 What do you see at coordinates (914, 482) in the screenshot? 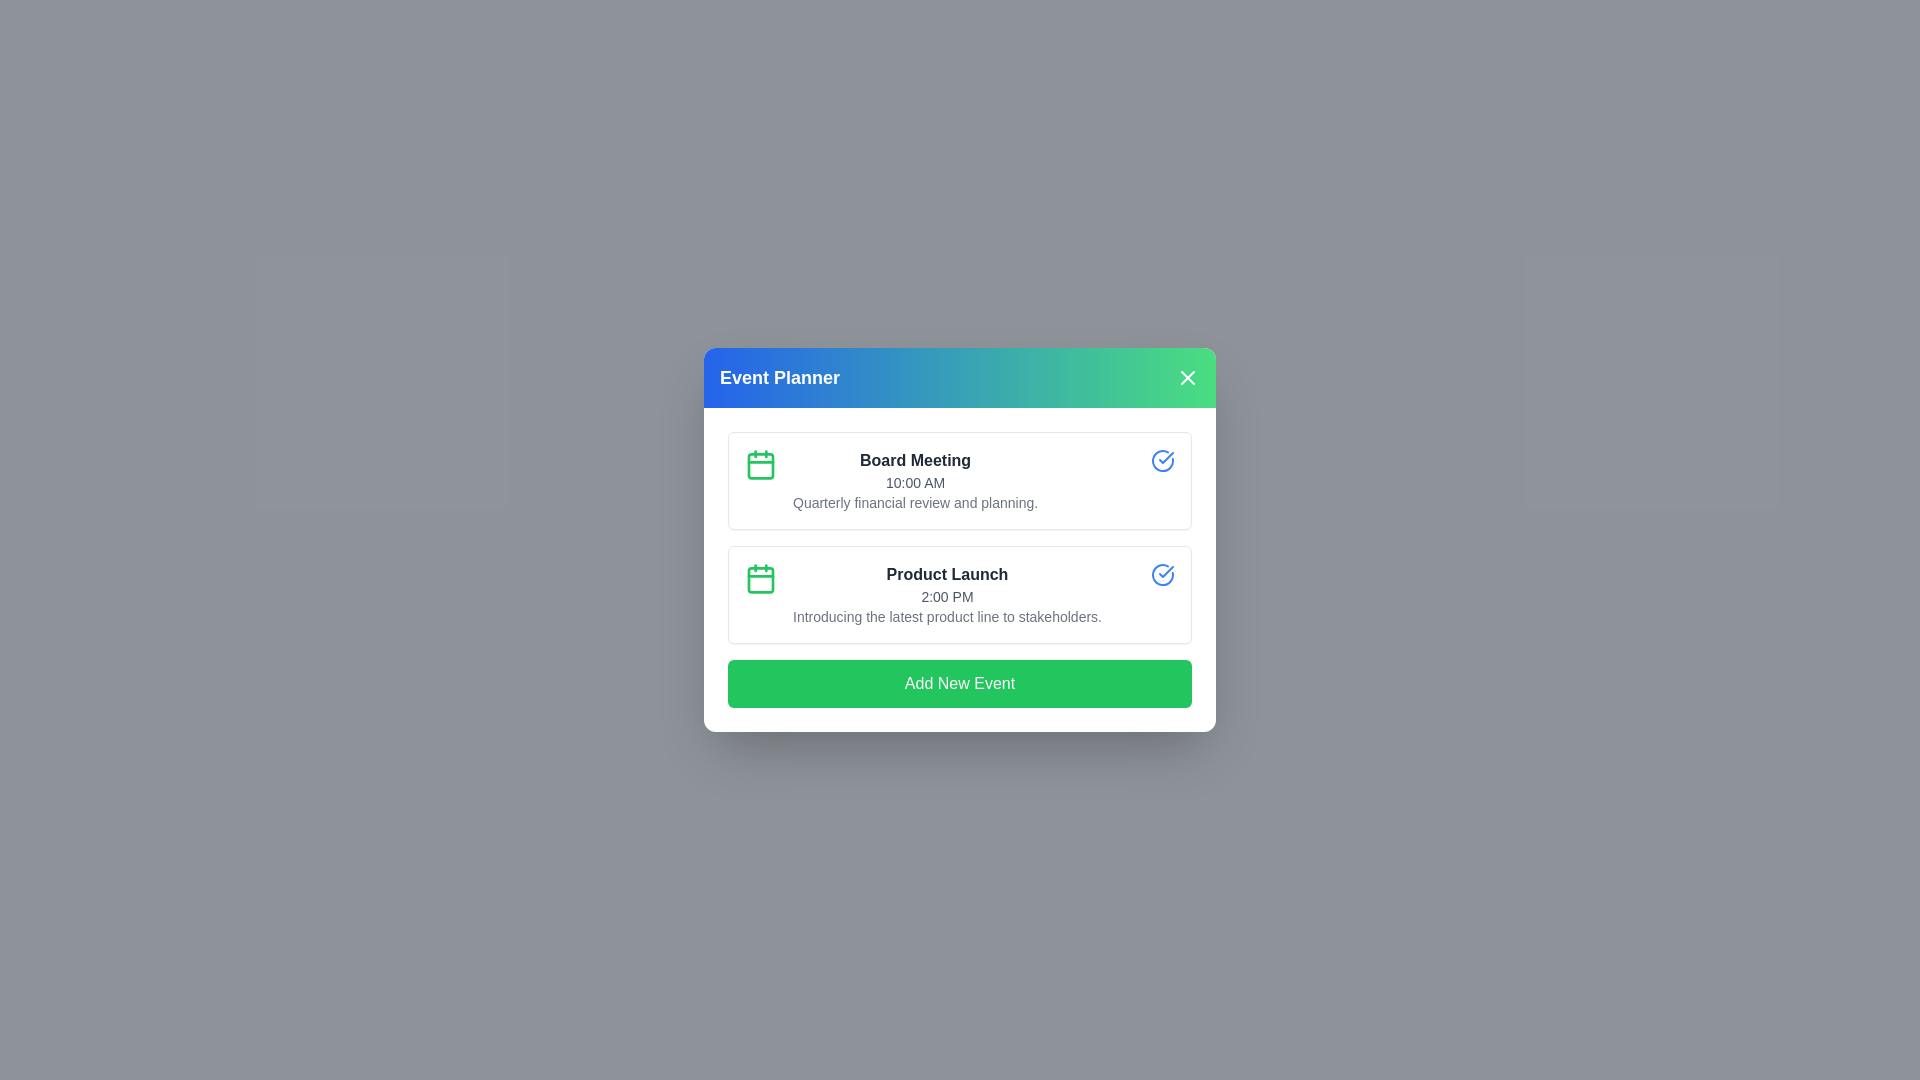
I see `time information displayed in the text label showing '10:00 AM', which is located underneath the bold 'Board Meeting' label` at bounding box center [914, 482].